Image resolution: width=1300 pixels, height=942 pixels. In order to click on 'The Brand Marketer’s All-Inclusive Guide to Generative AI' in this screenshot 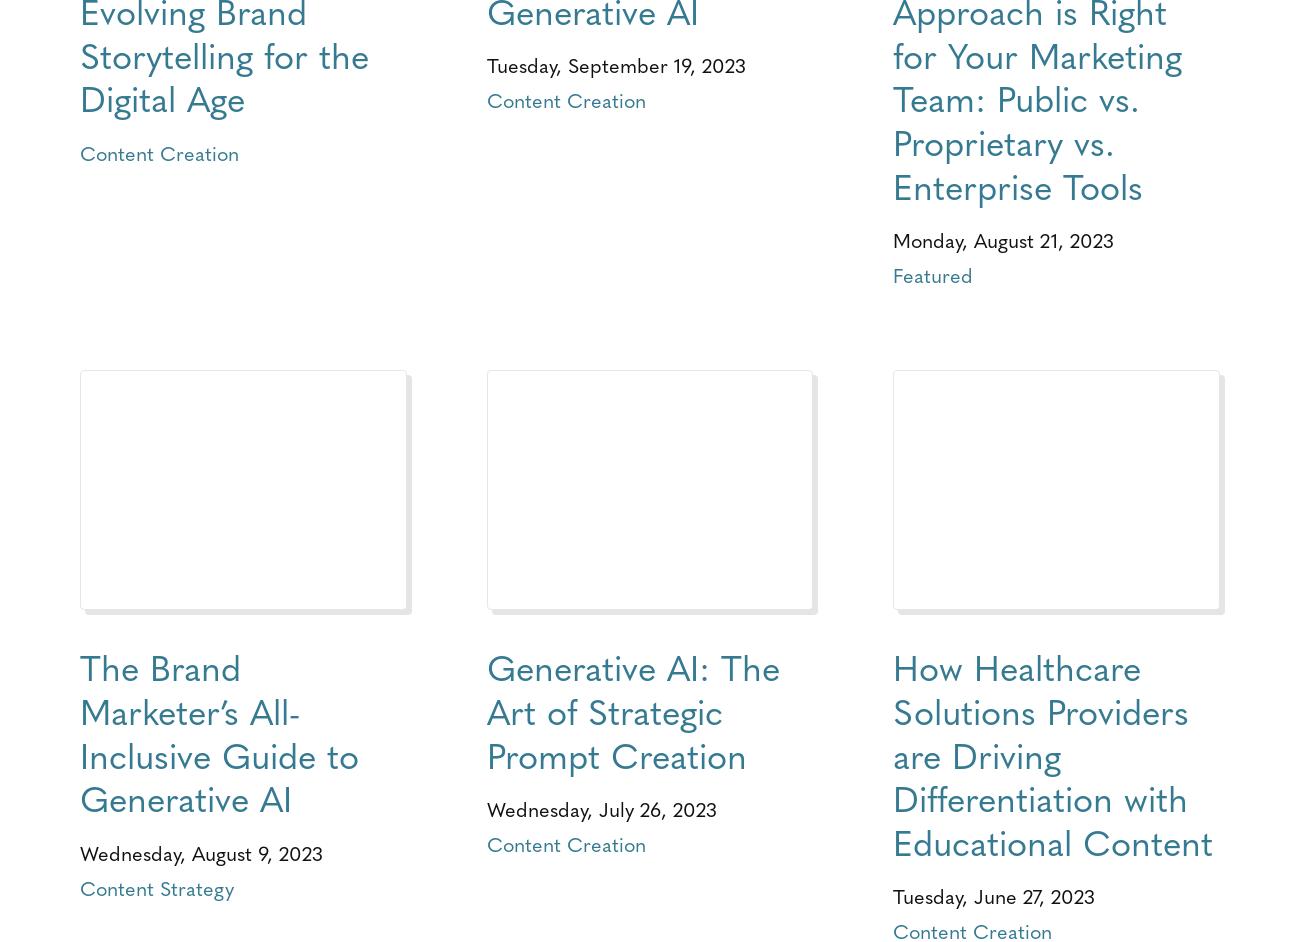, I will do `click(218, 731)`.